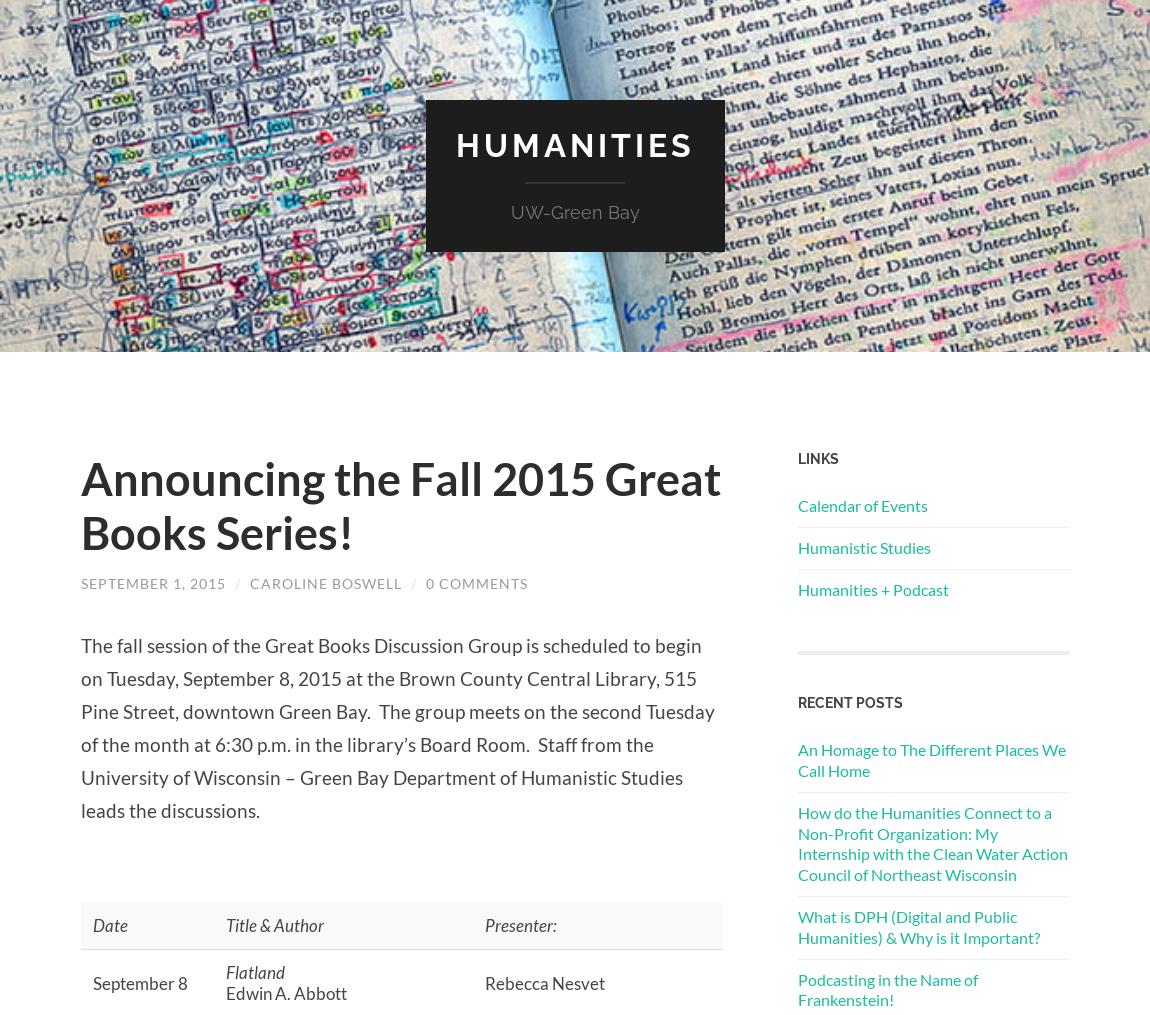 The width and height of the screenshot is (1150, 1015). I want to click on 'Links', so click(816, 456).